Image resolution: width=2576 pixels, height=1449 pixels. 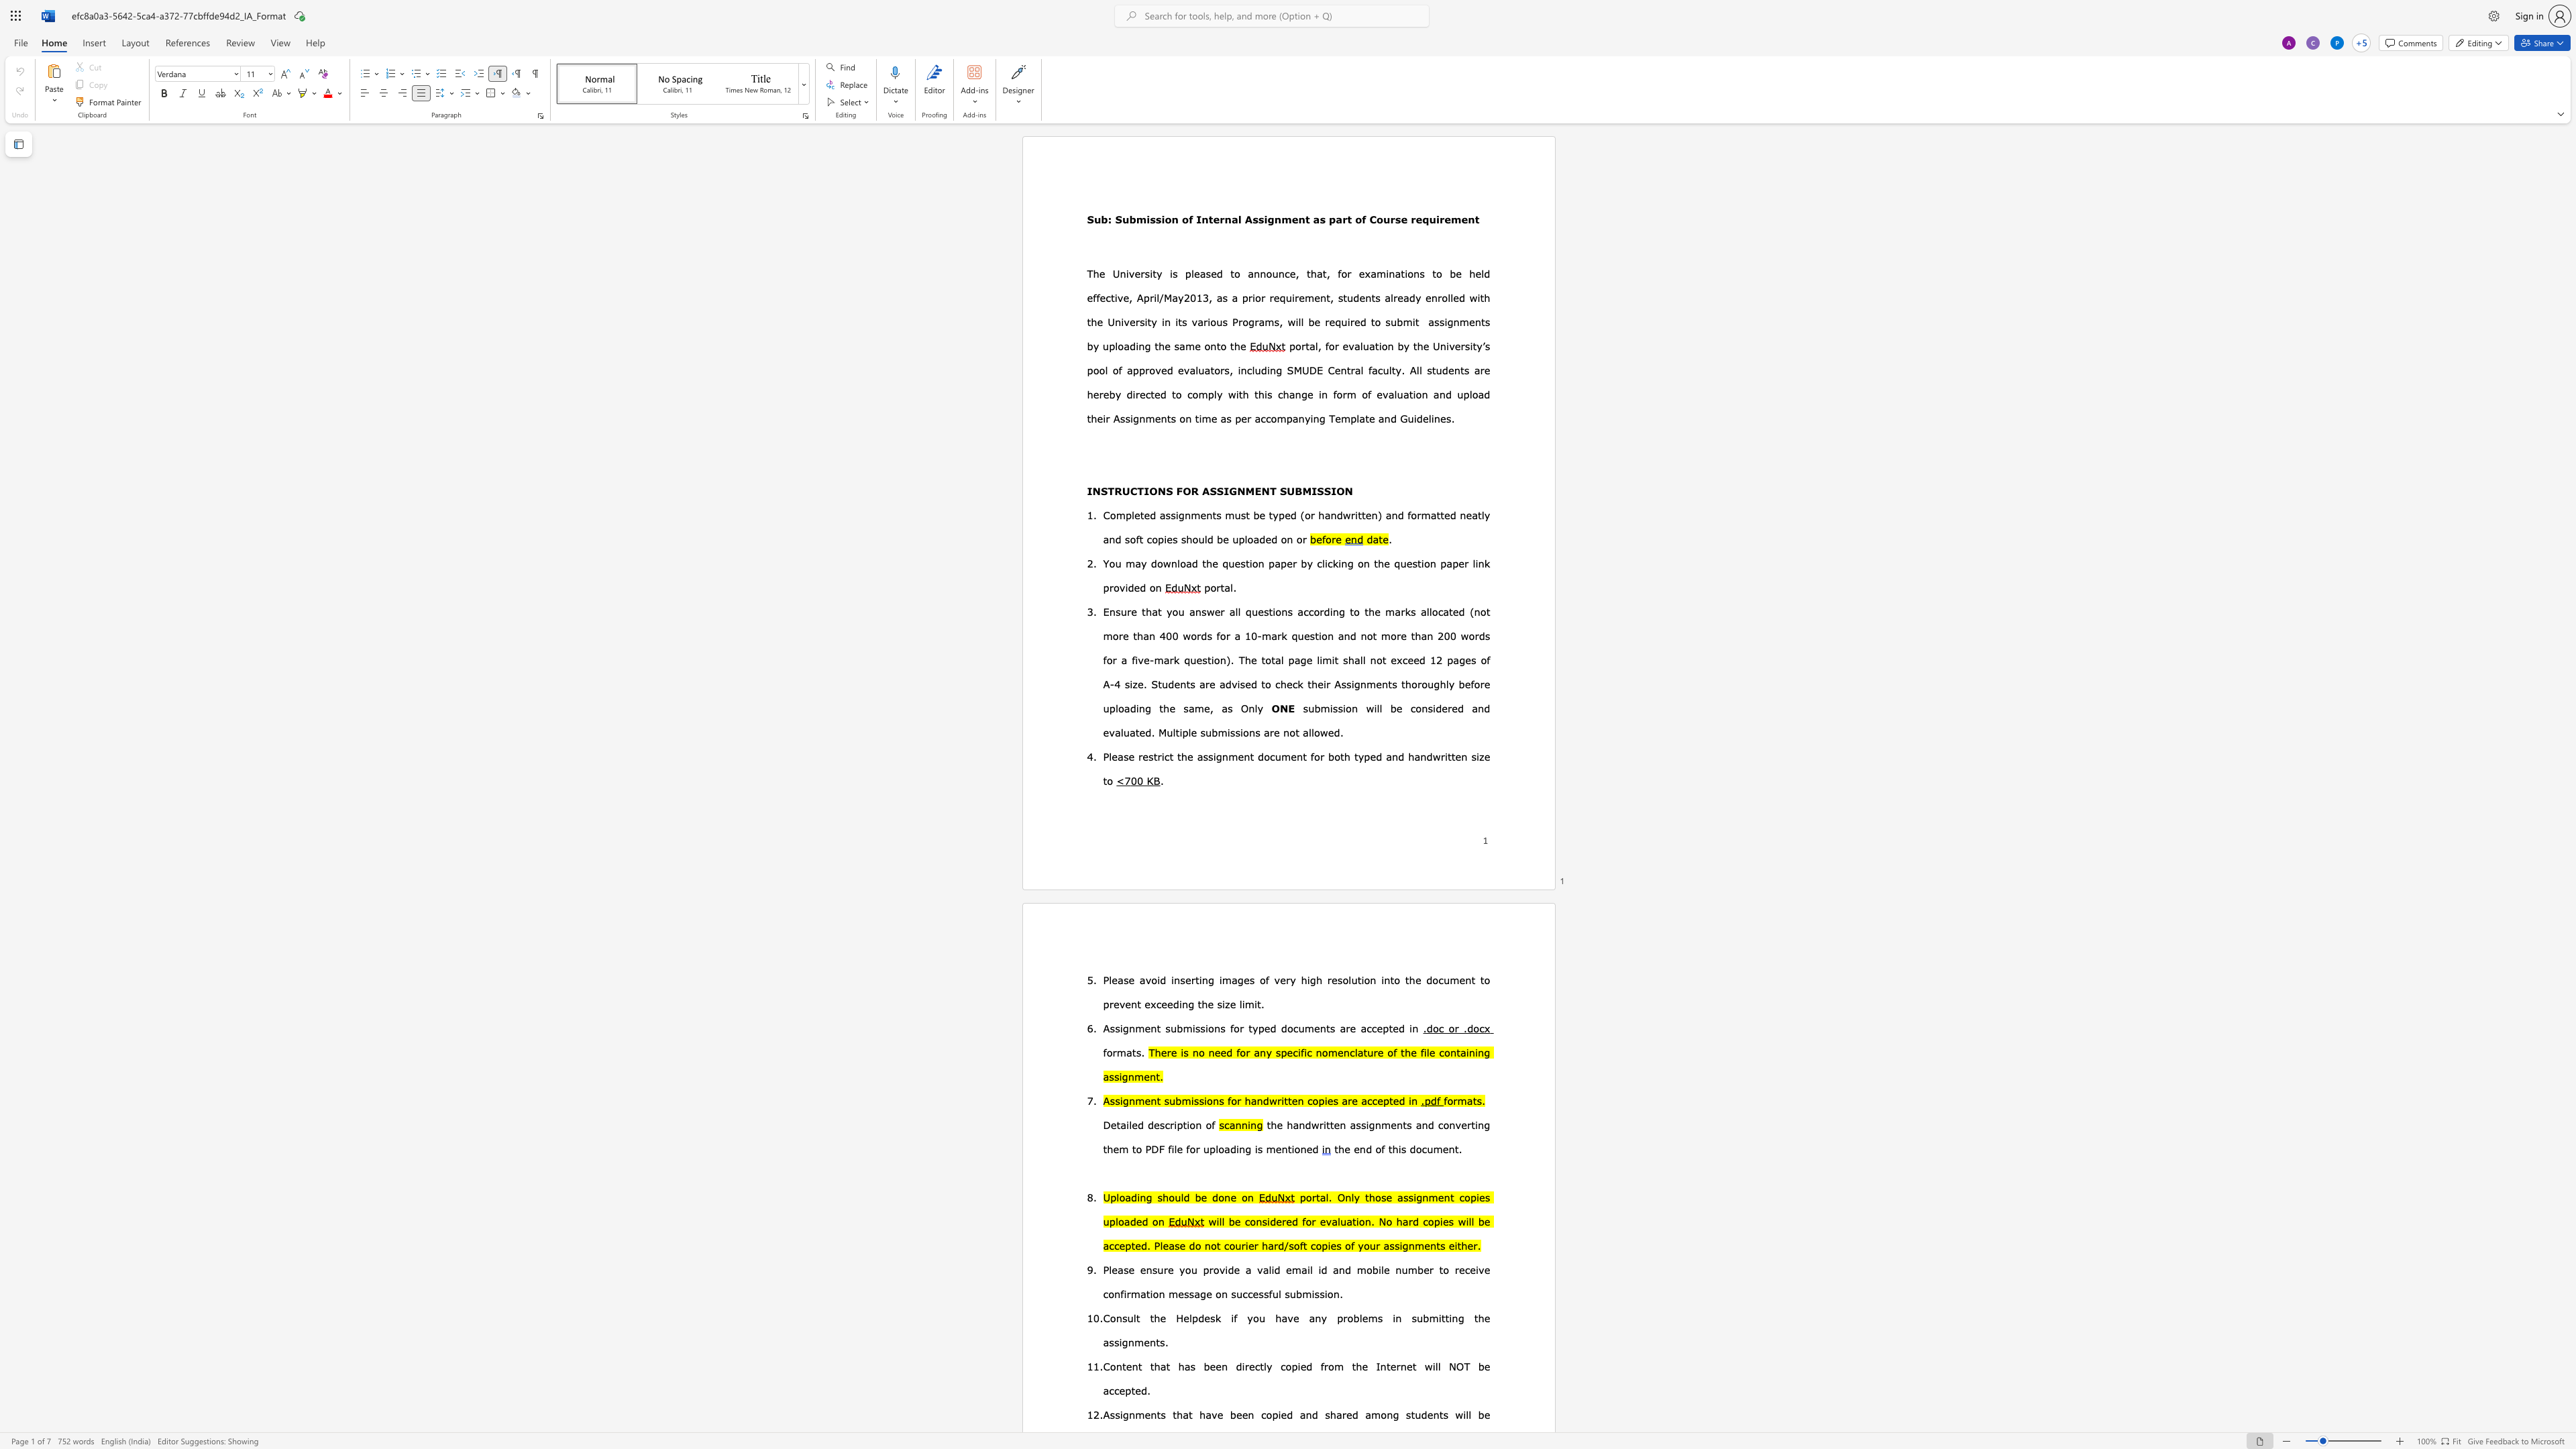 I want to click on the 2th character "r" in the text, so click(x=1107, y=418).